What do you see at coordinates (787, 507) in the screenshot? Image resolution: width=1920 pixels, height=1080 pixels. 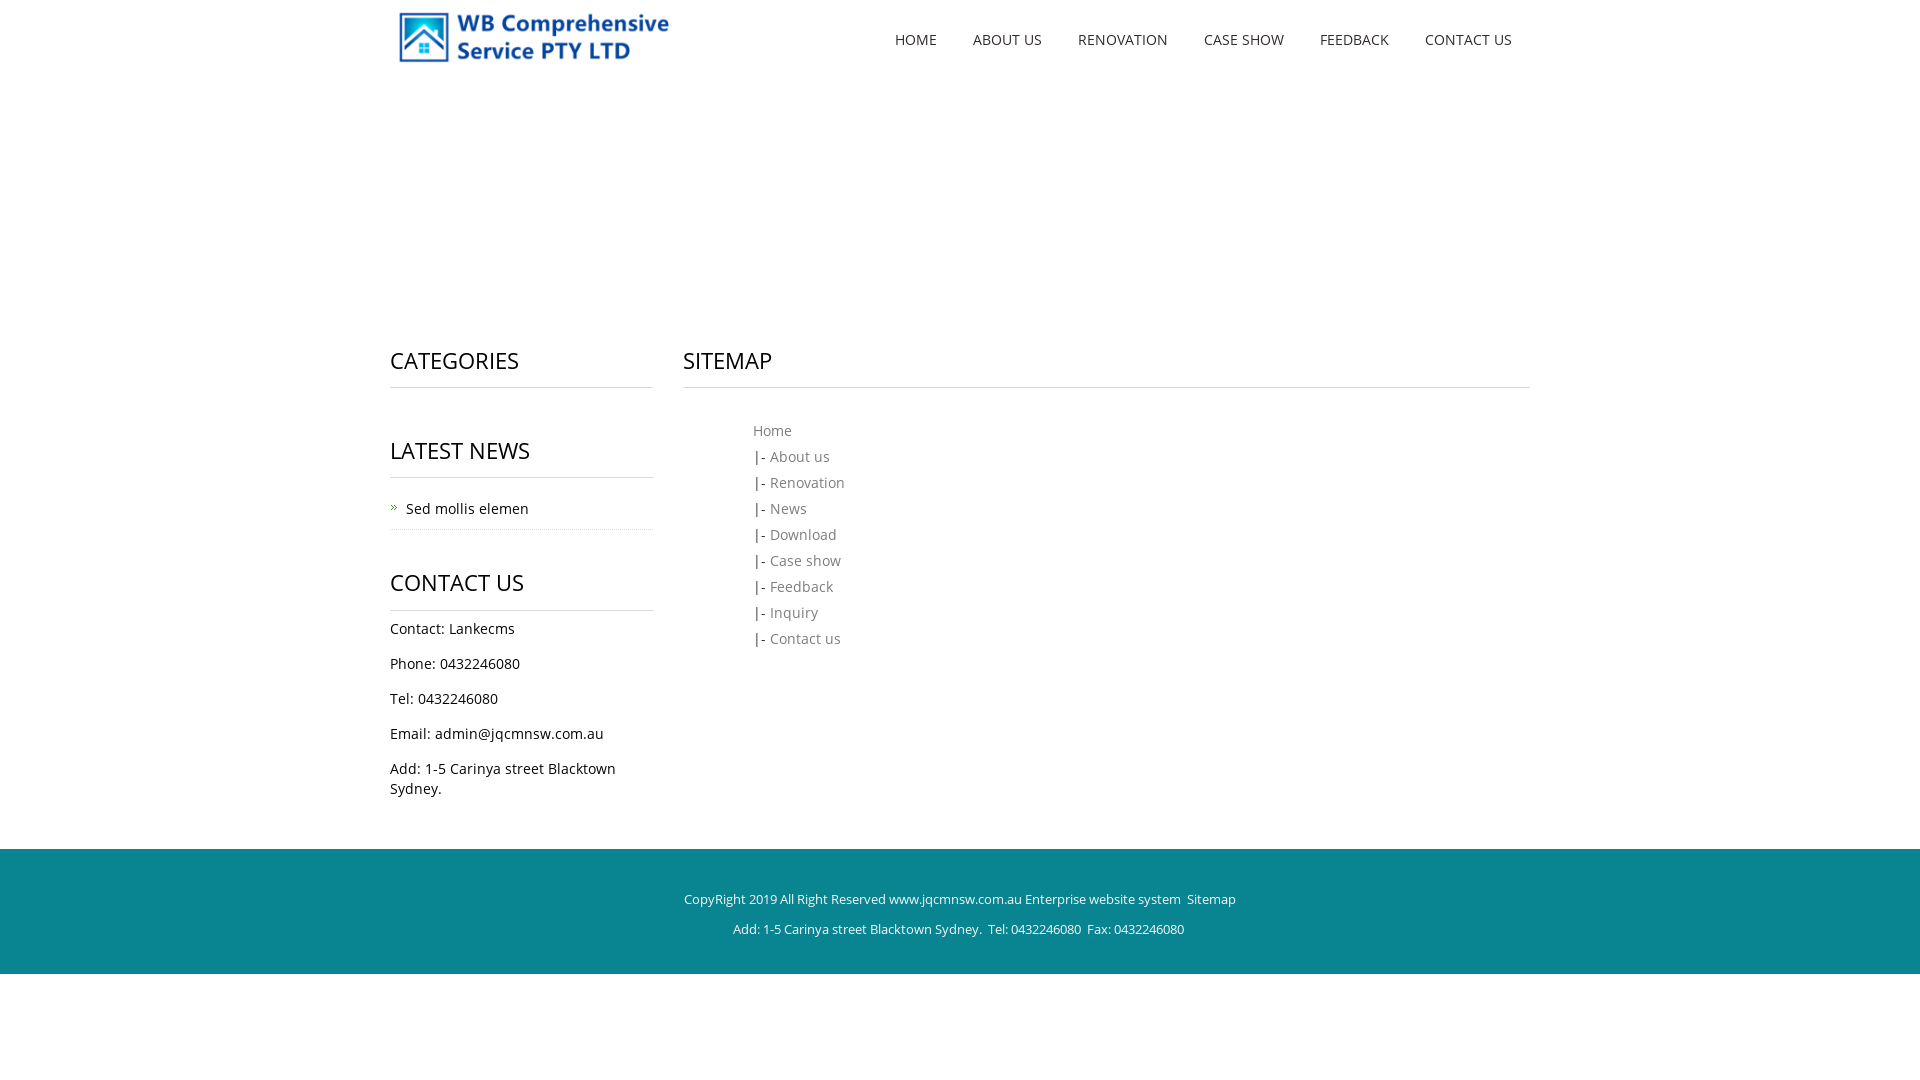 I see `'News'` at bounding box center [787, 507].